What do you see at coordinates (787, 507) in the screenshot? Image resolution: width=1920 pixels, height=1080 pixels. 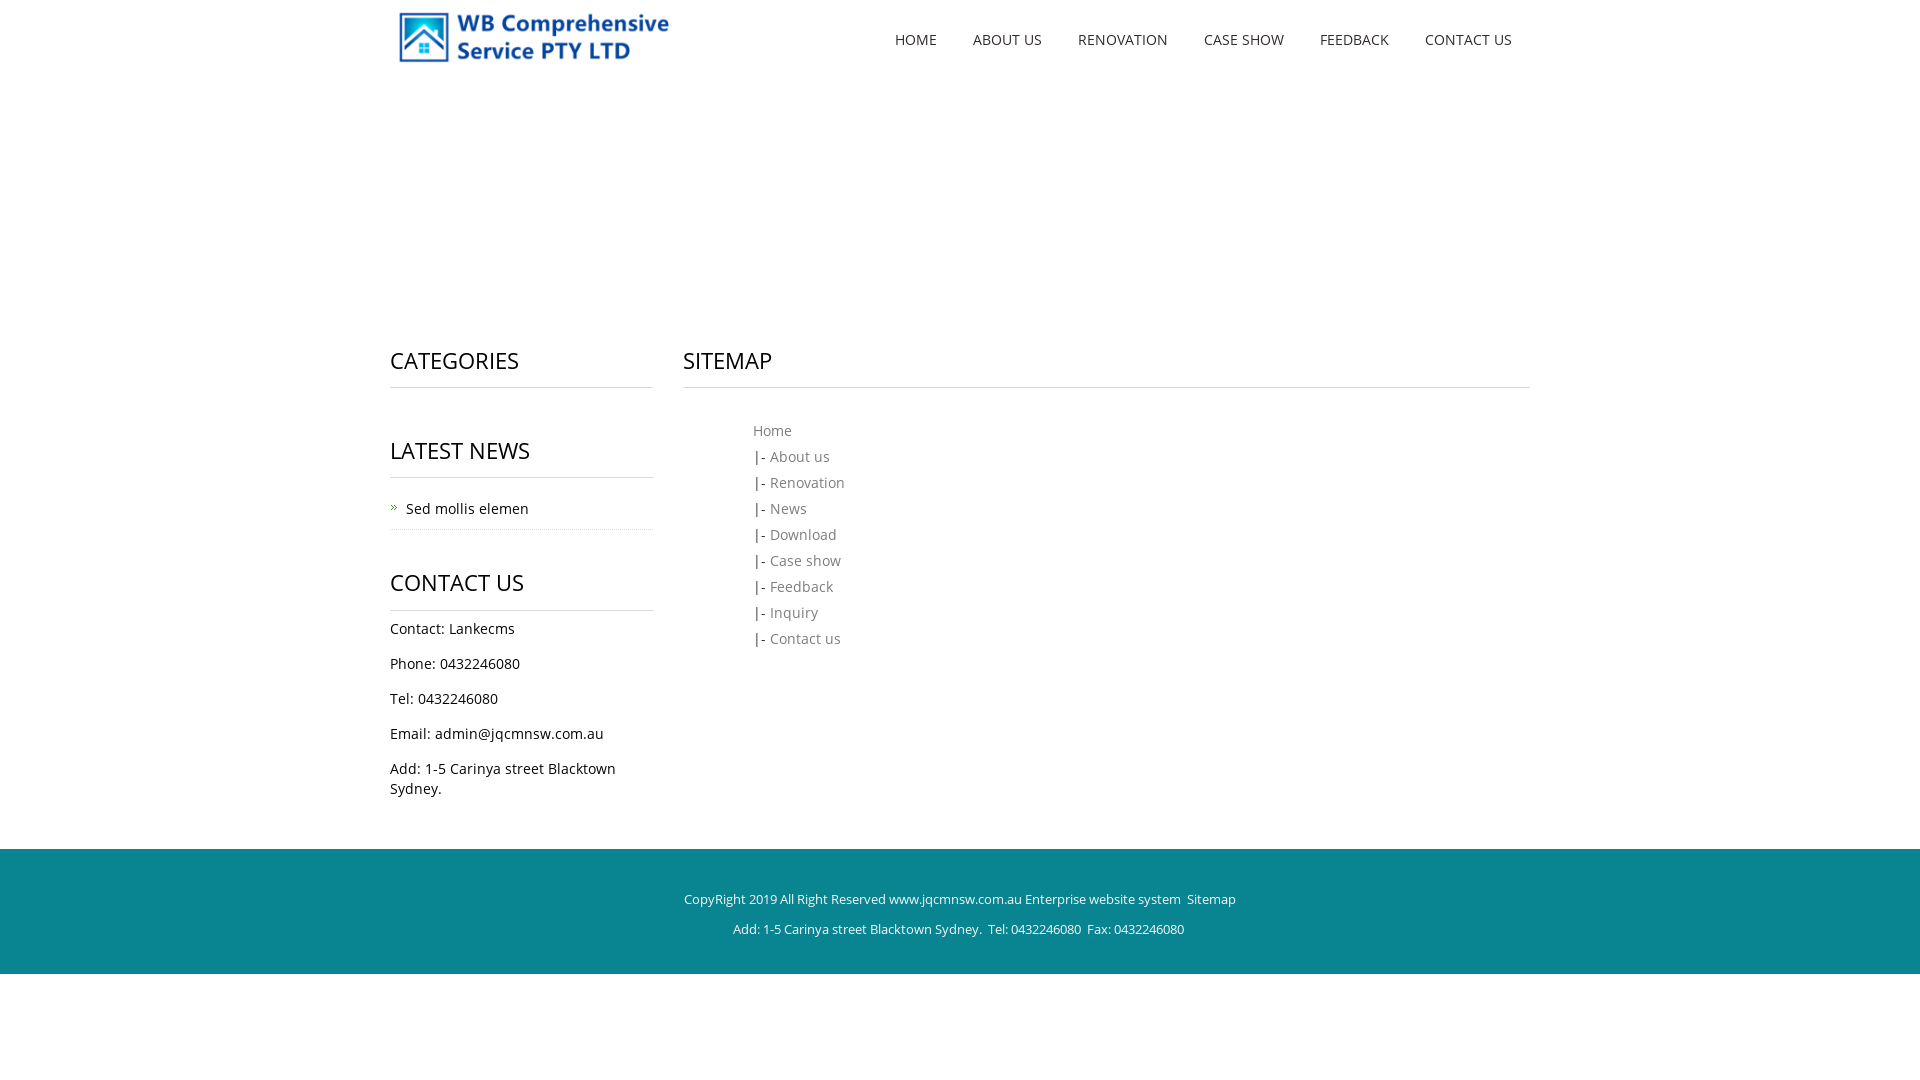 I see `'News'` at bounding box center [787, 507].